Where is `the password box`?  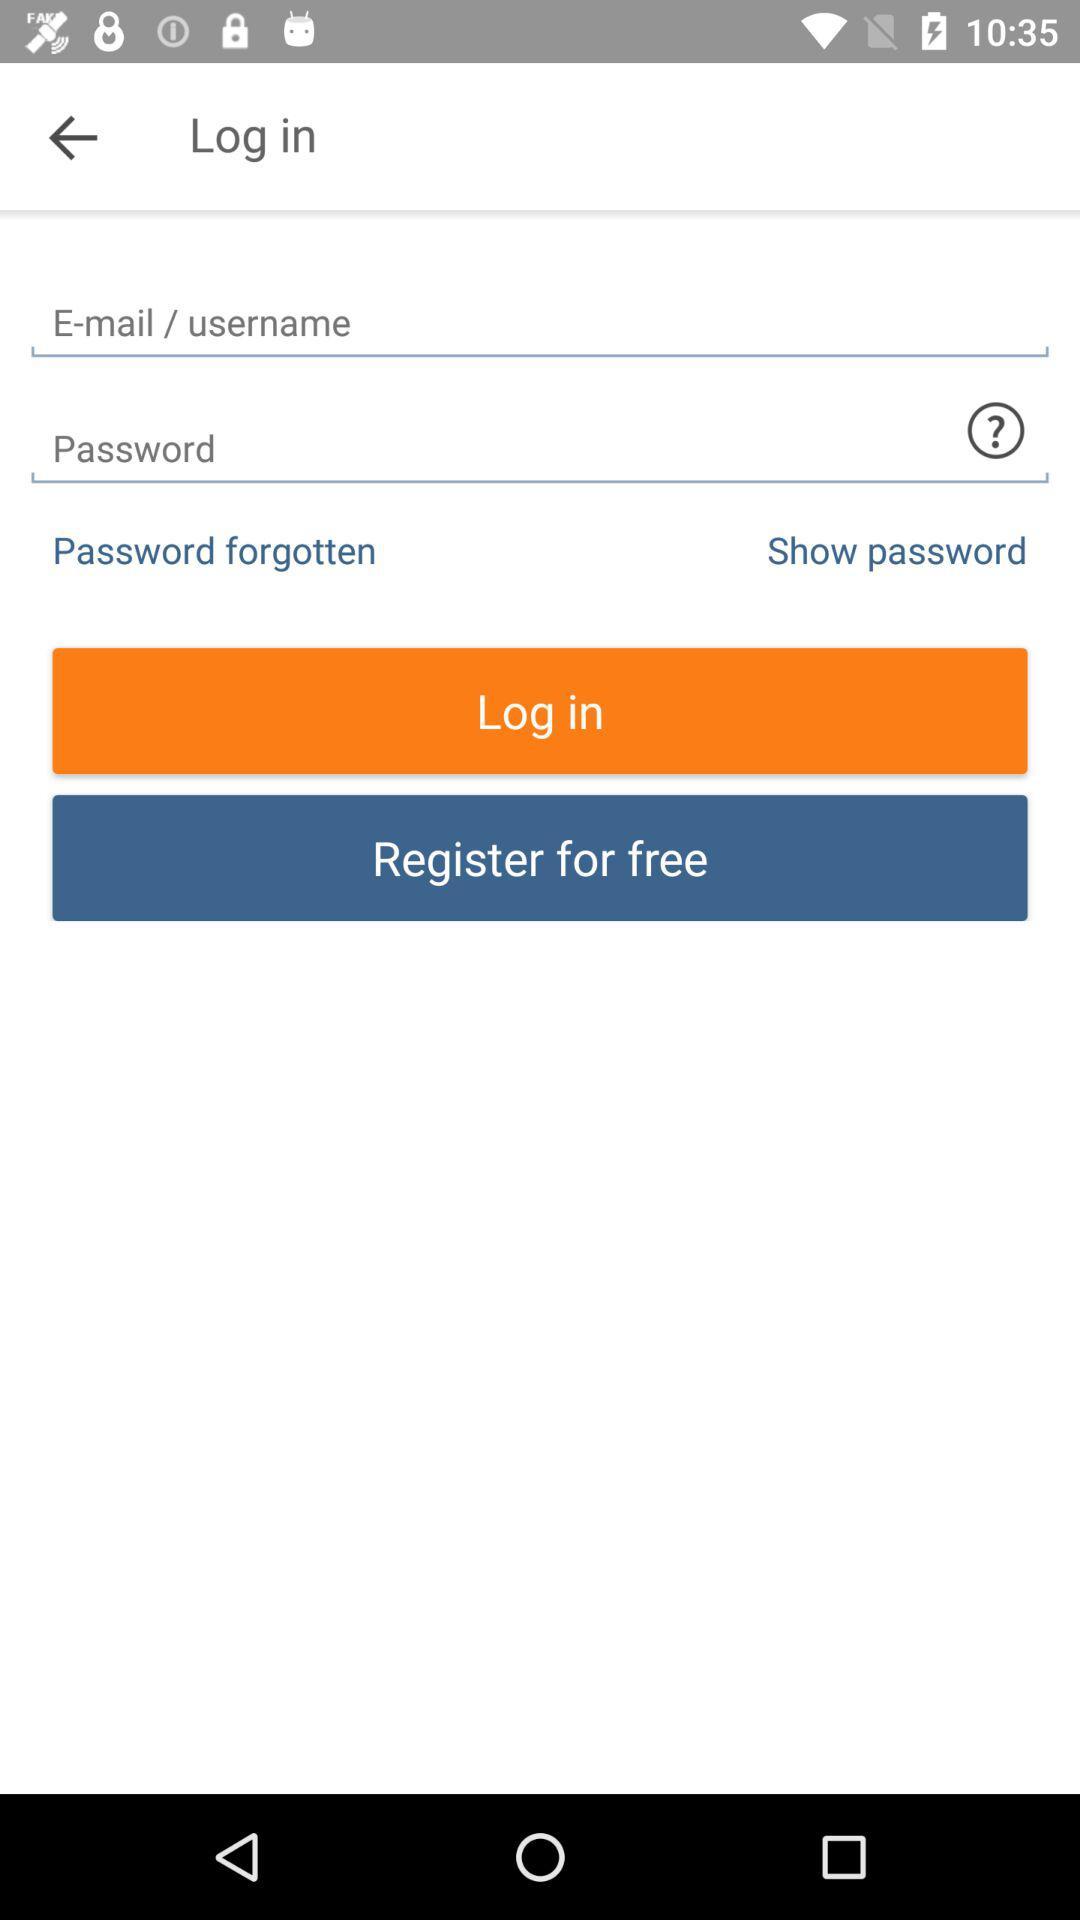
the password box is located at coordinates (540, 429).